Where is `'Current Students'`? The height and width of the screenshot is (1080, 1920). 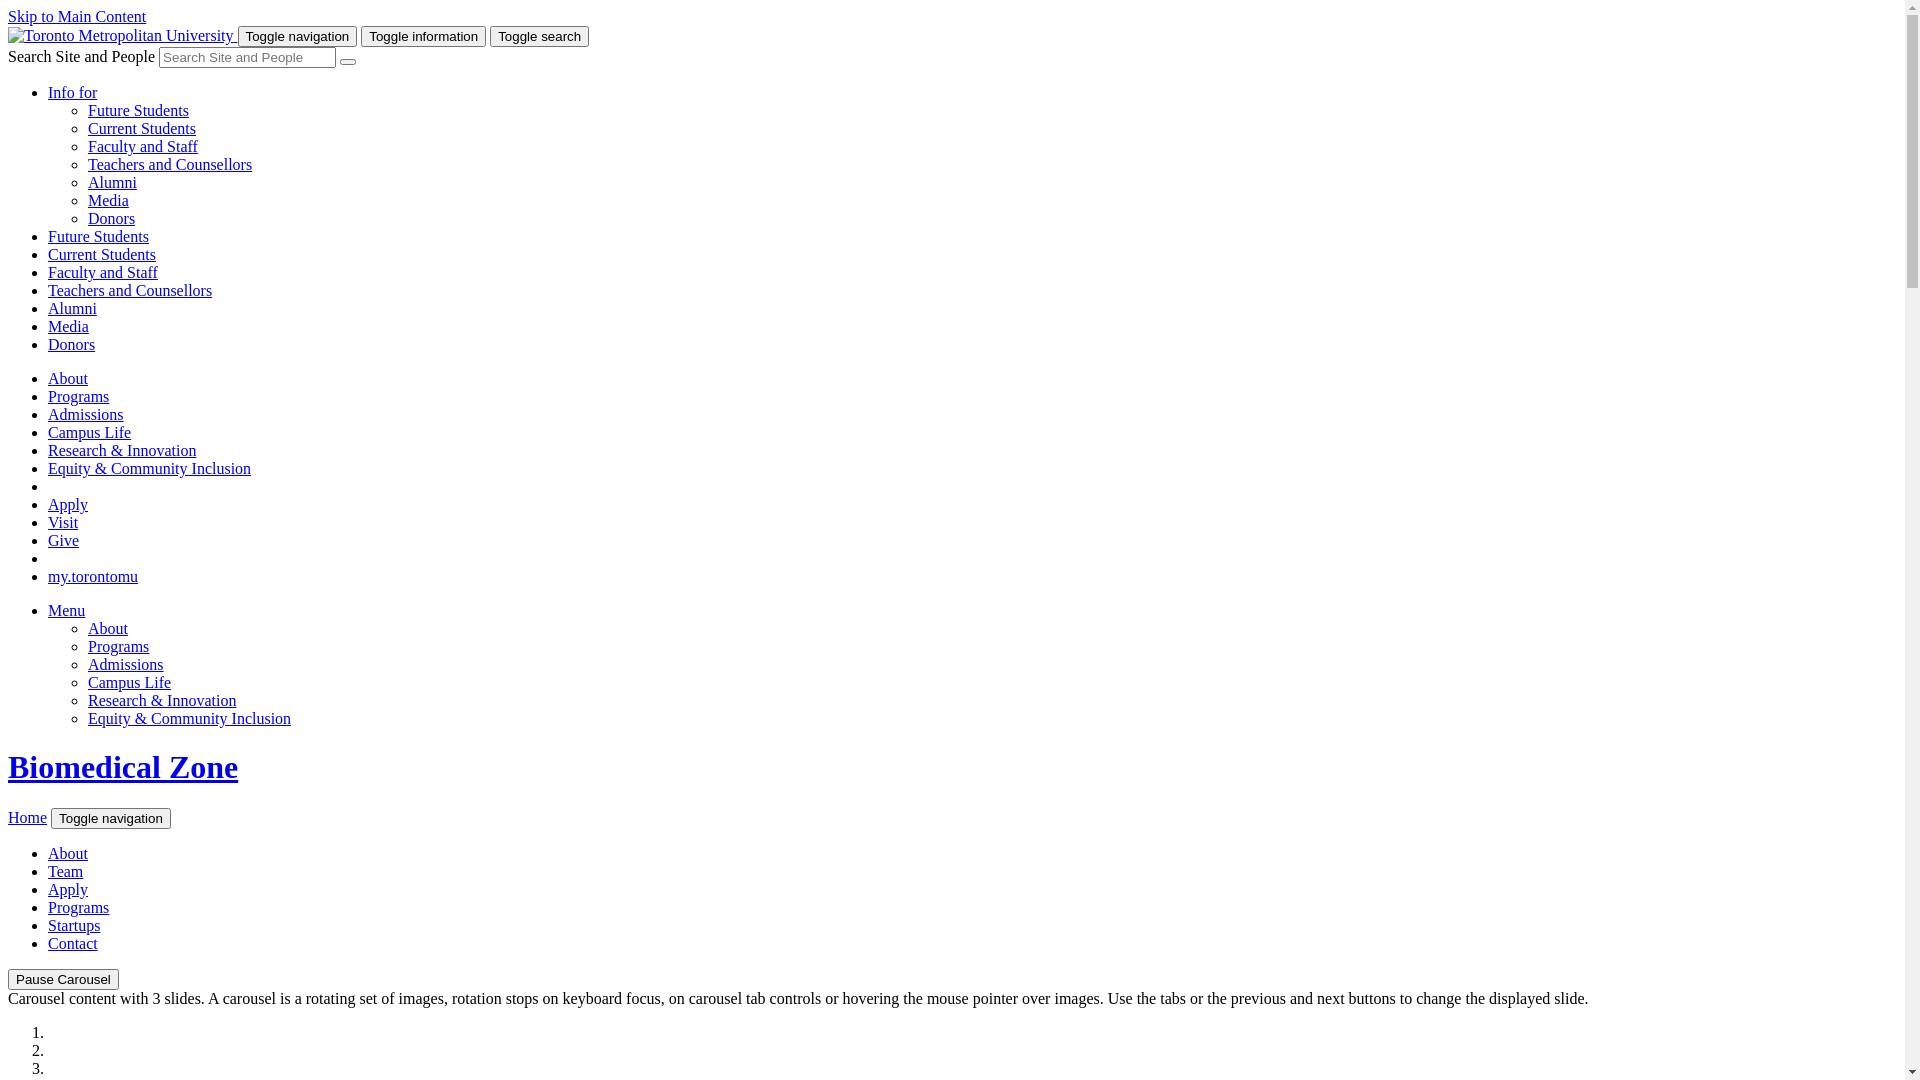
'Current Students' is located at coordinates (86, 128).